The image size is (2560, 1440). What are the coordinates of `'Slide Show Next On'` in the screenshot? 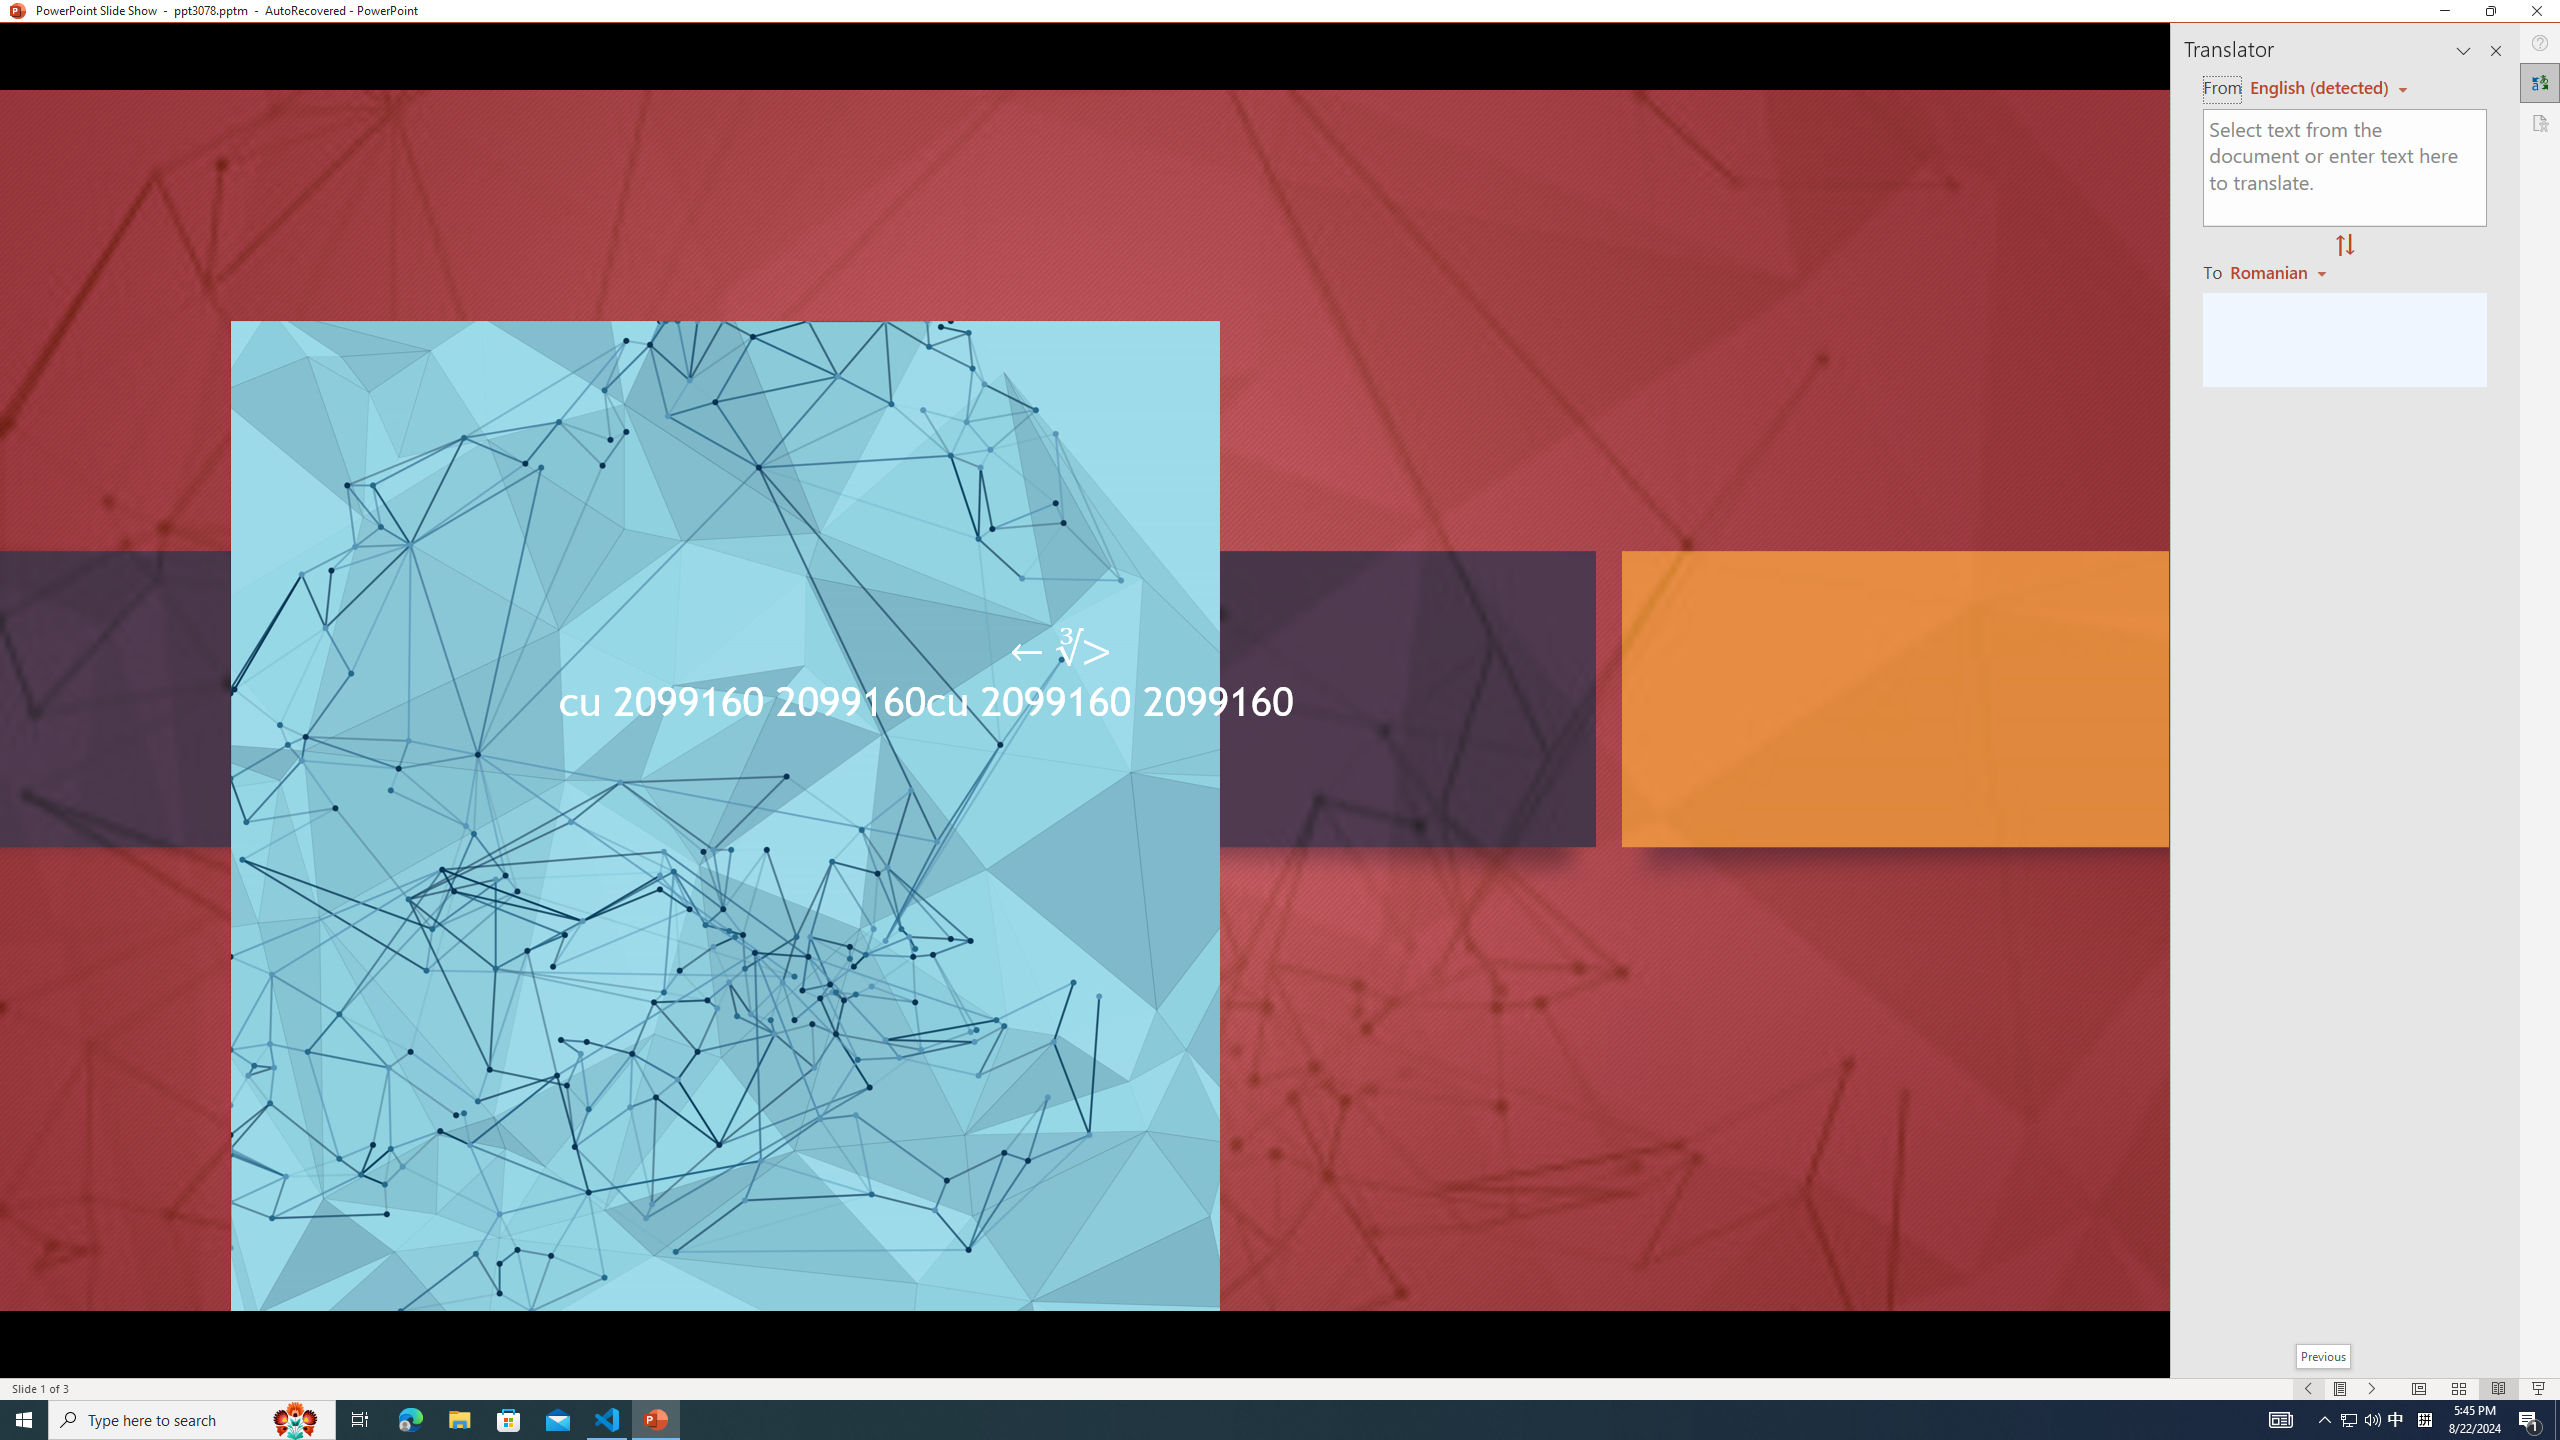 It's located at (2372, 1389).